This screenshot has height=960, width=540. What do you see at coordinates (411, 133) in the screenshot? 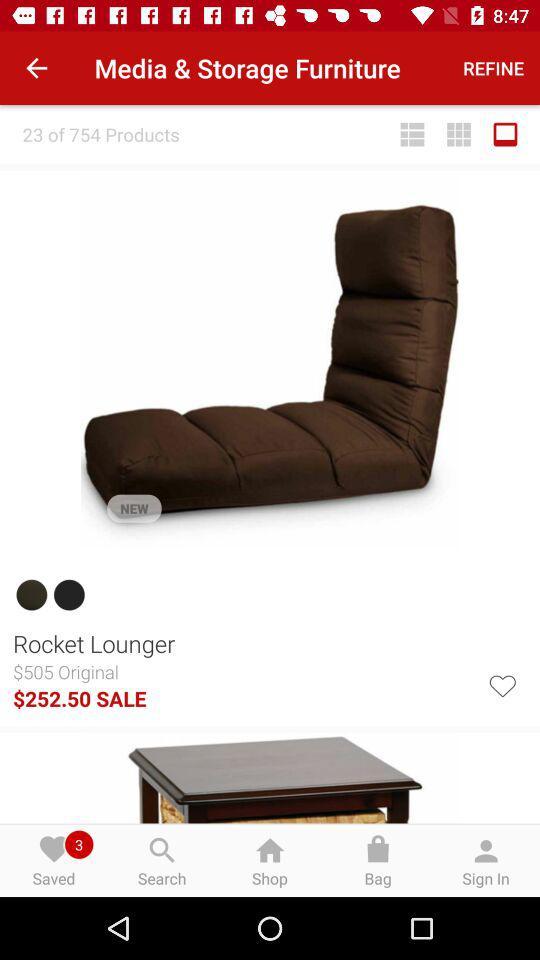
I see `icon to the right of 23 of 754` at bounding box center [411, 133].